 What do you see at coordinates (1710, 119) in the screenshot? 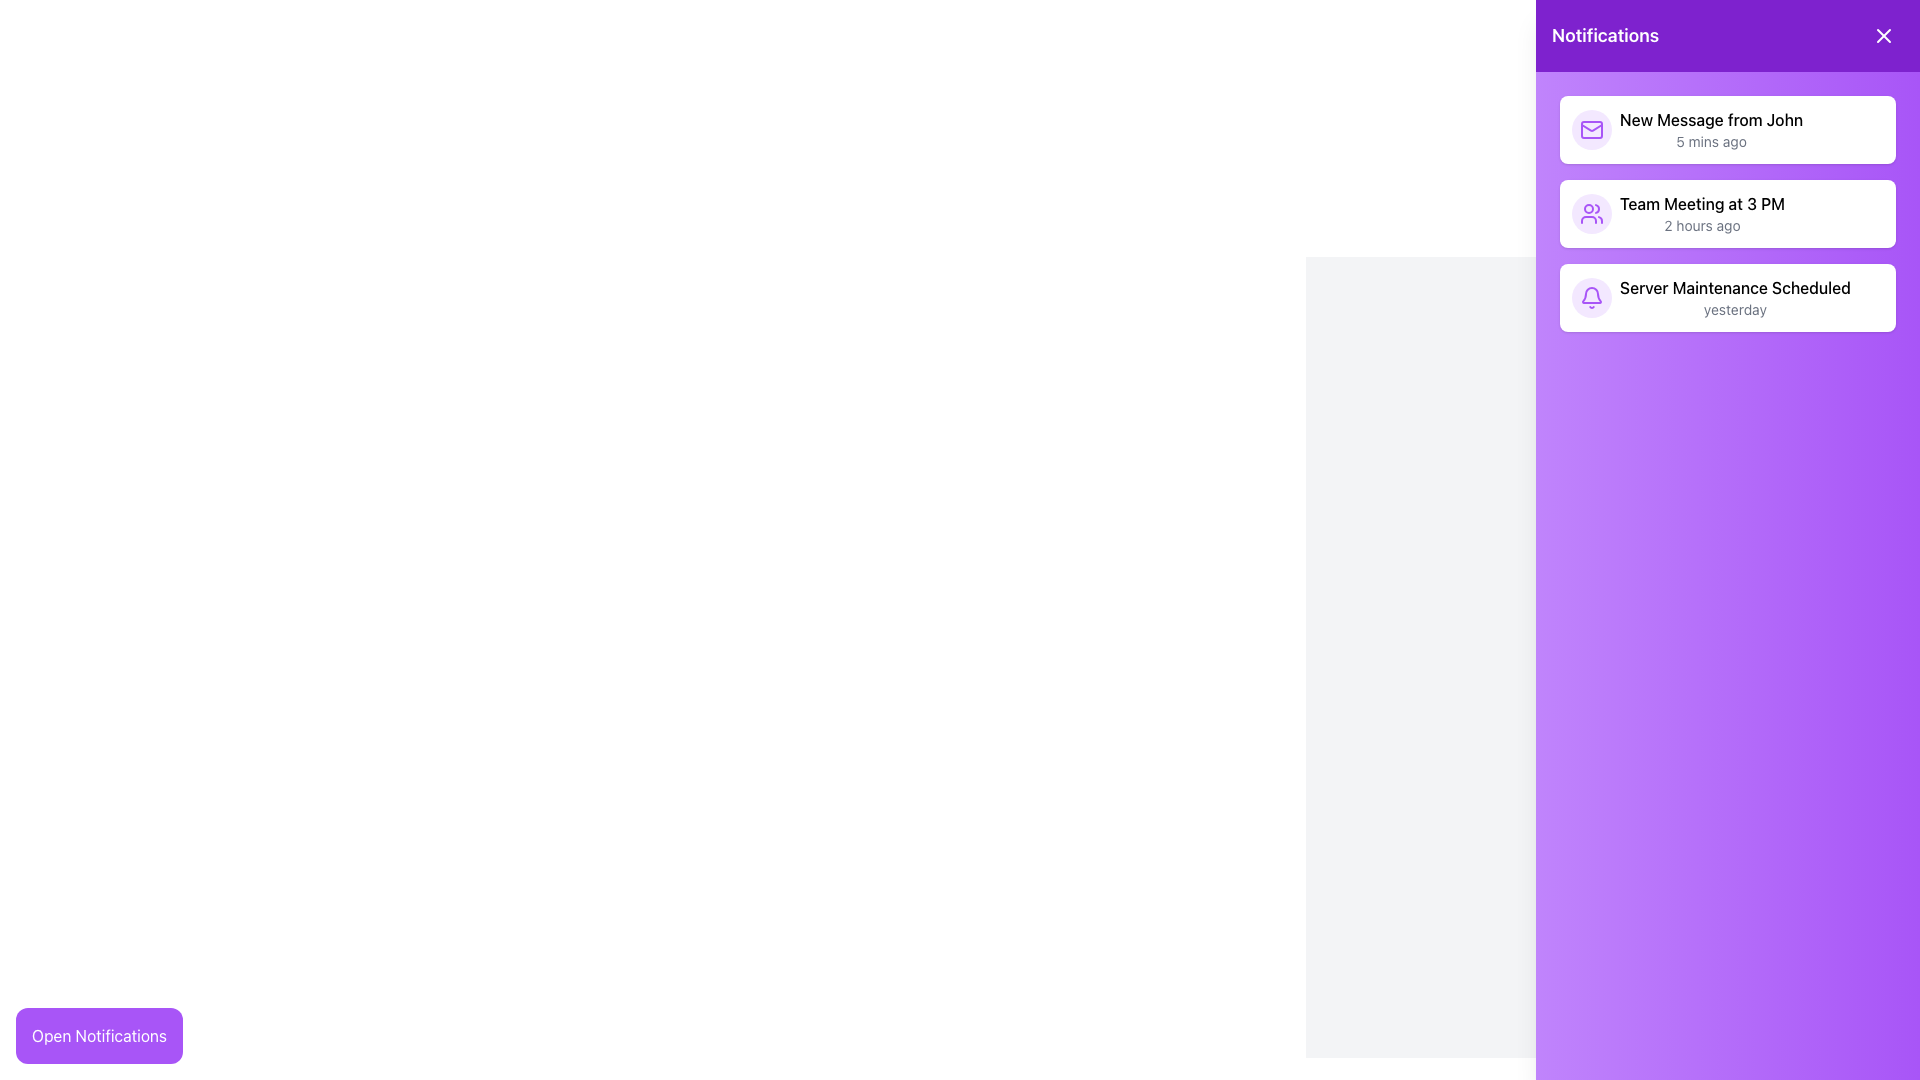
I see `the Text Label that serves as the title of the notification item, located at the top of the notifications list under the heading 'Notifications'` at bounding box center [1710, 119].